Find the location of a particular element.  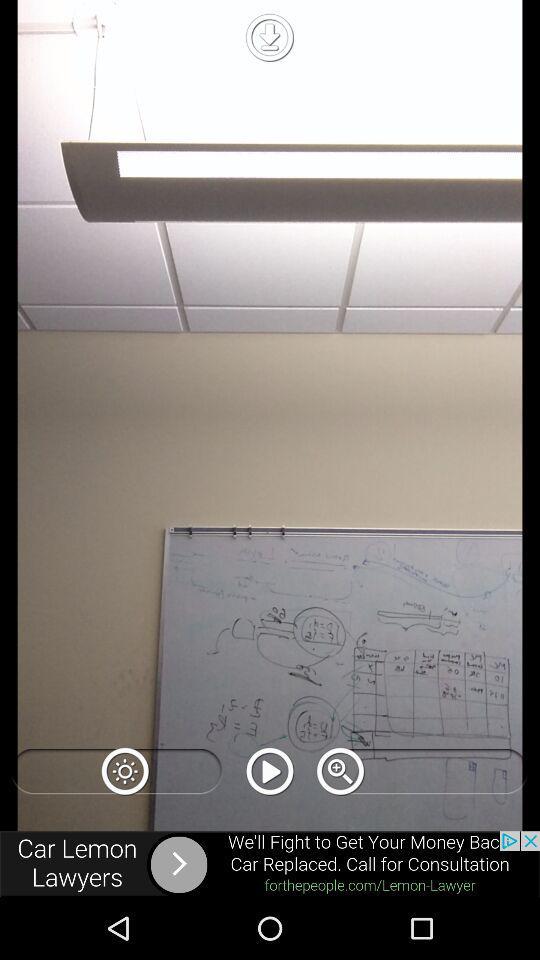

video is located at coordinates (270, 770).